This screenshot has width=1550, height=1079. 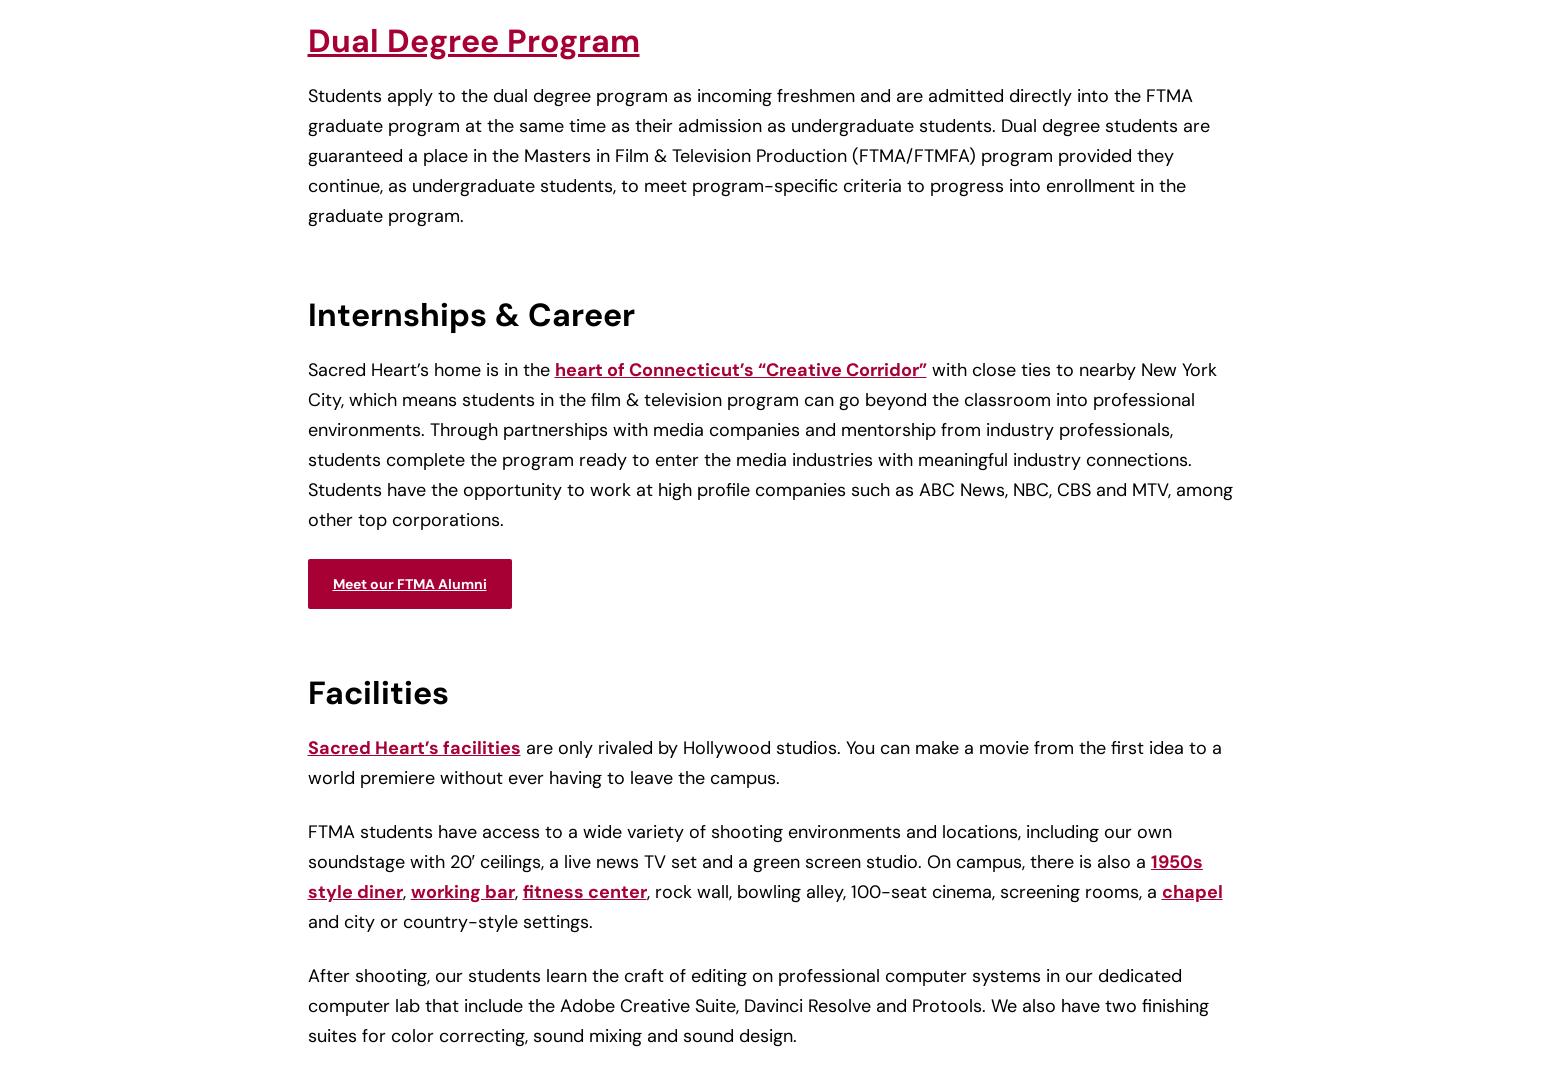 What do you see at coordinates (739, 369) in the screenshot?
I see `'heart of Connecticut’s “Creative Corridor”'` at bounding box center [739, 369].